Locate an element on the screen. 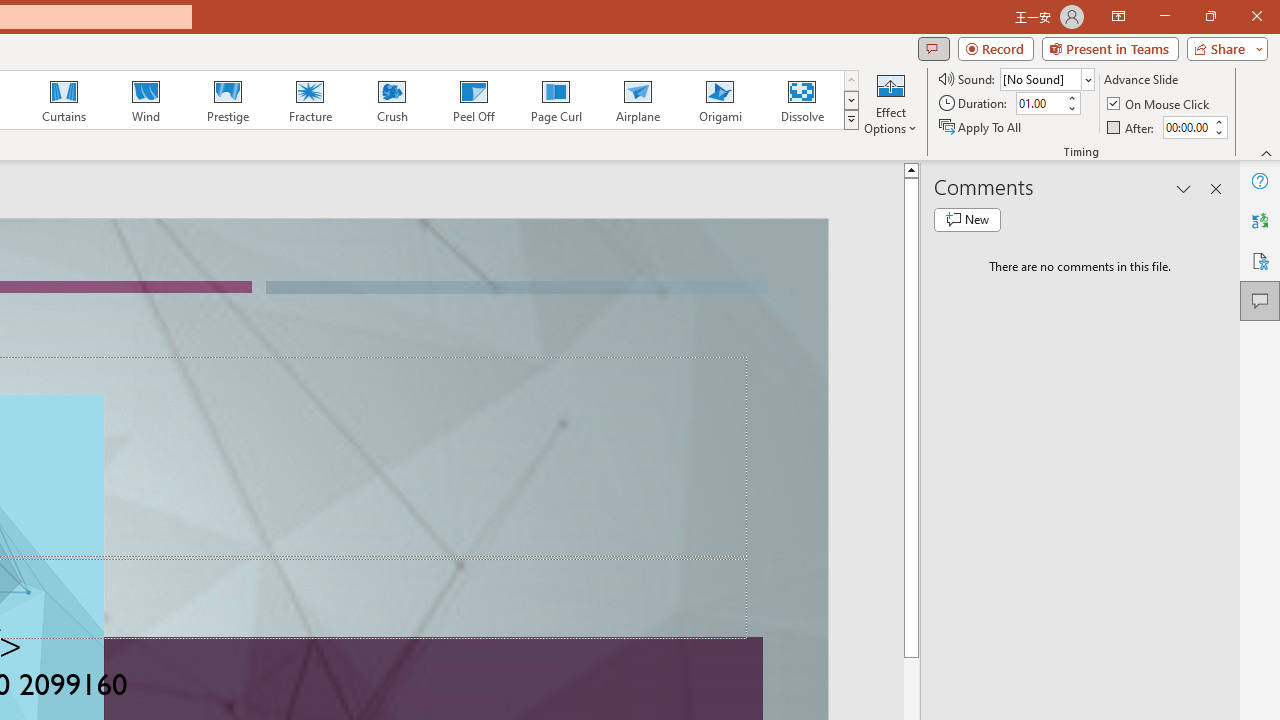 This screenshot has width=1280, height=720. 'Class: NetUIImage' is located at coordinates (851, 119).